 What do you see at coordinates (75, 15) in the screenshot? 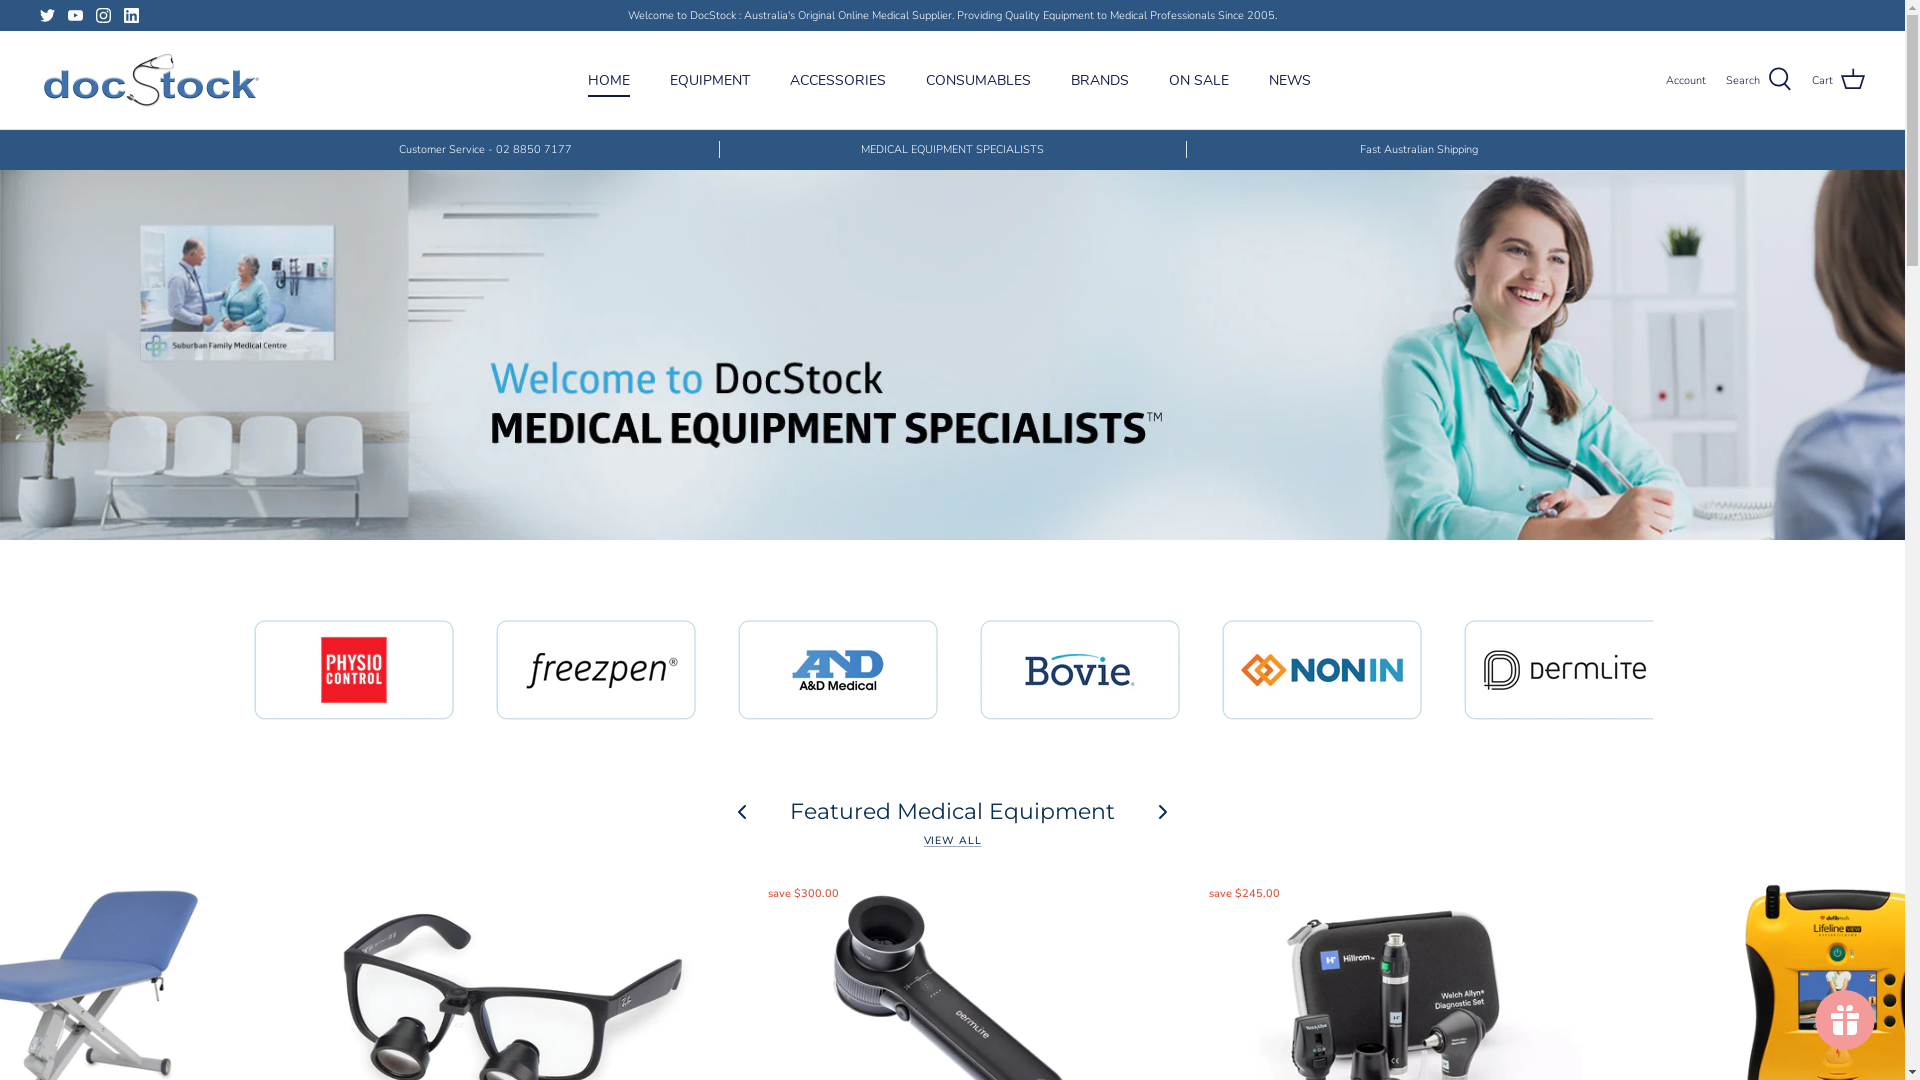
I see `'Youtube'` at bounding box center [75, 15].